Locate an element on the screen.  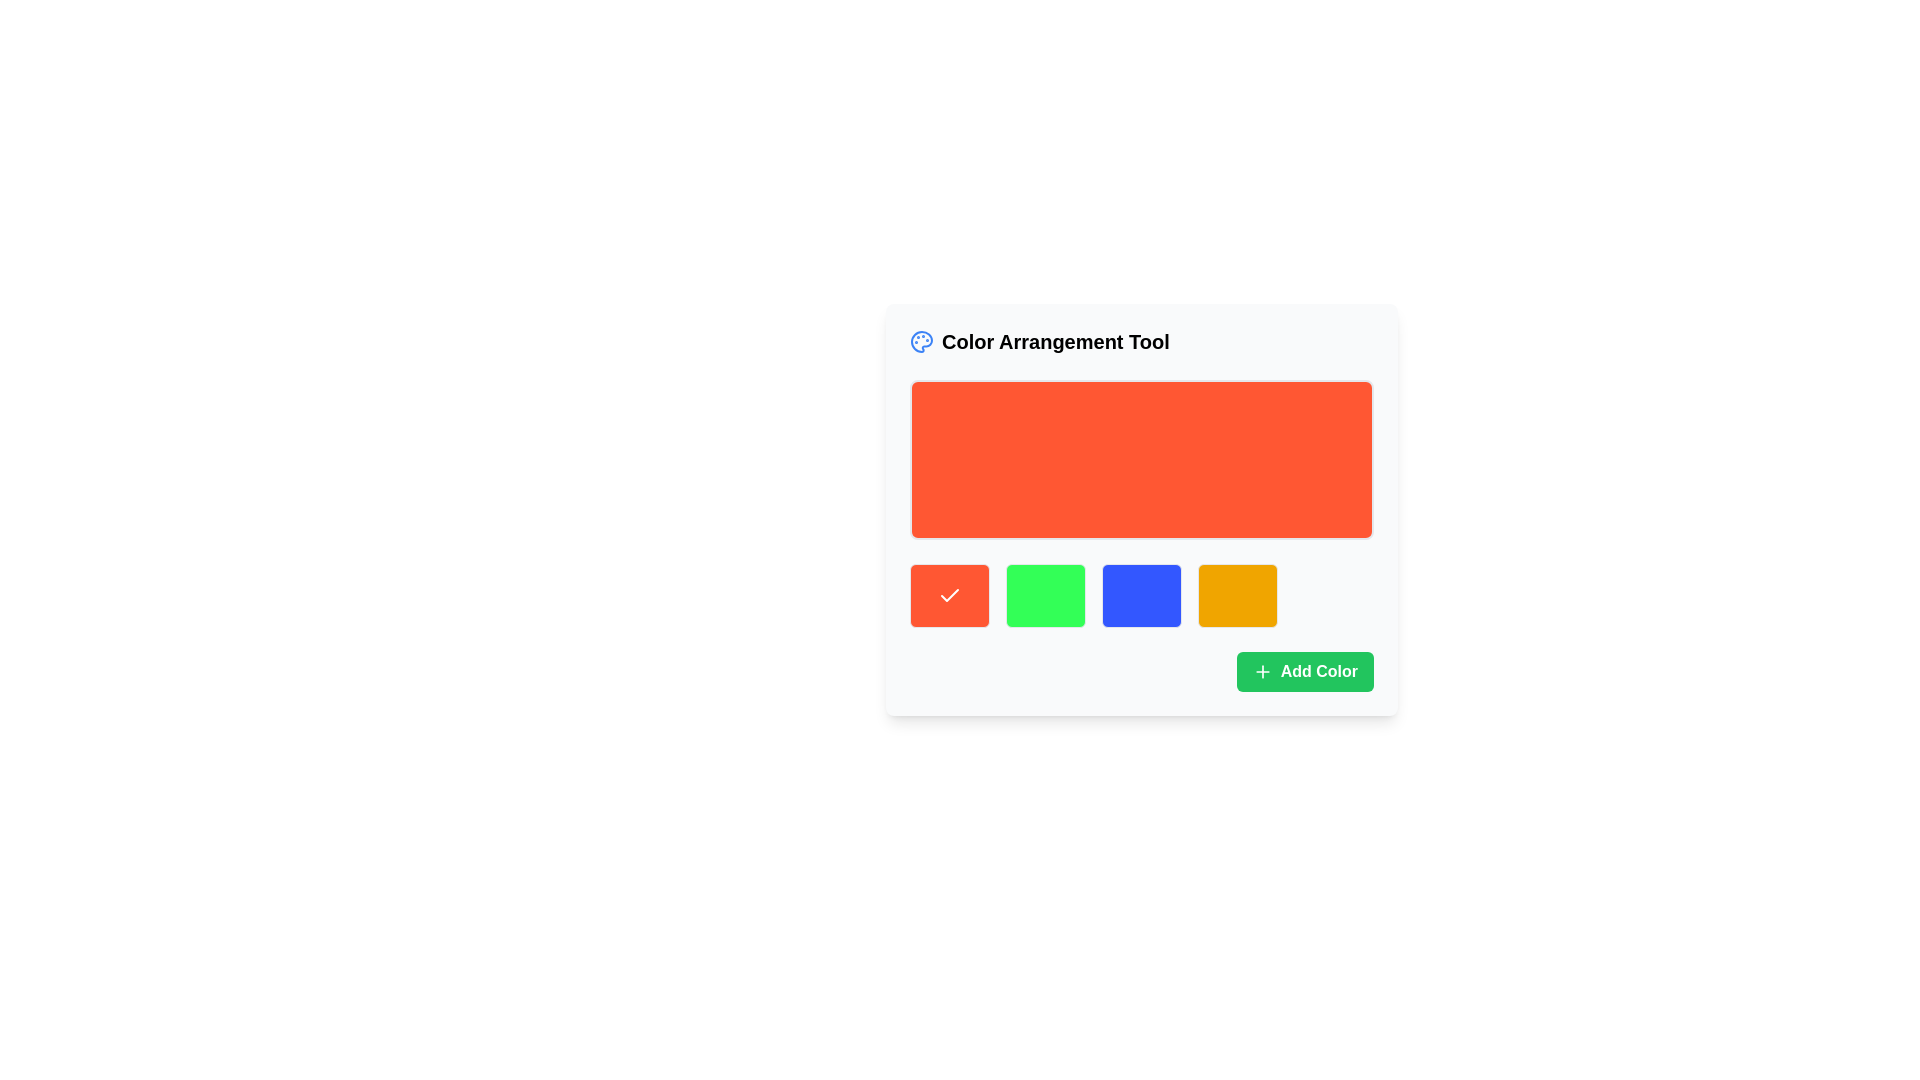
the visual display area or placeholder used is located at coordinates (1142, 508).